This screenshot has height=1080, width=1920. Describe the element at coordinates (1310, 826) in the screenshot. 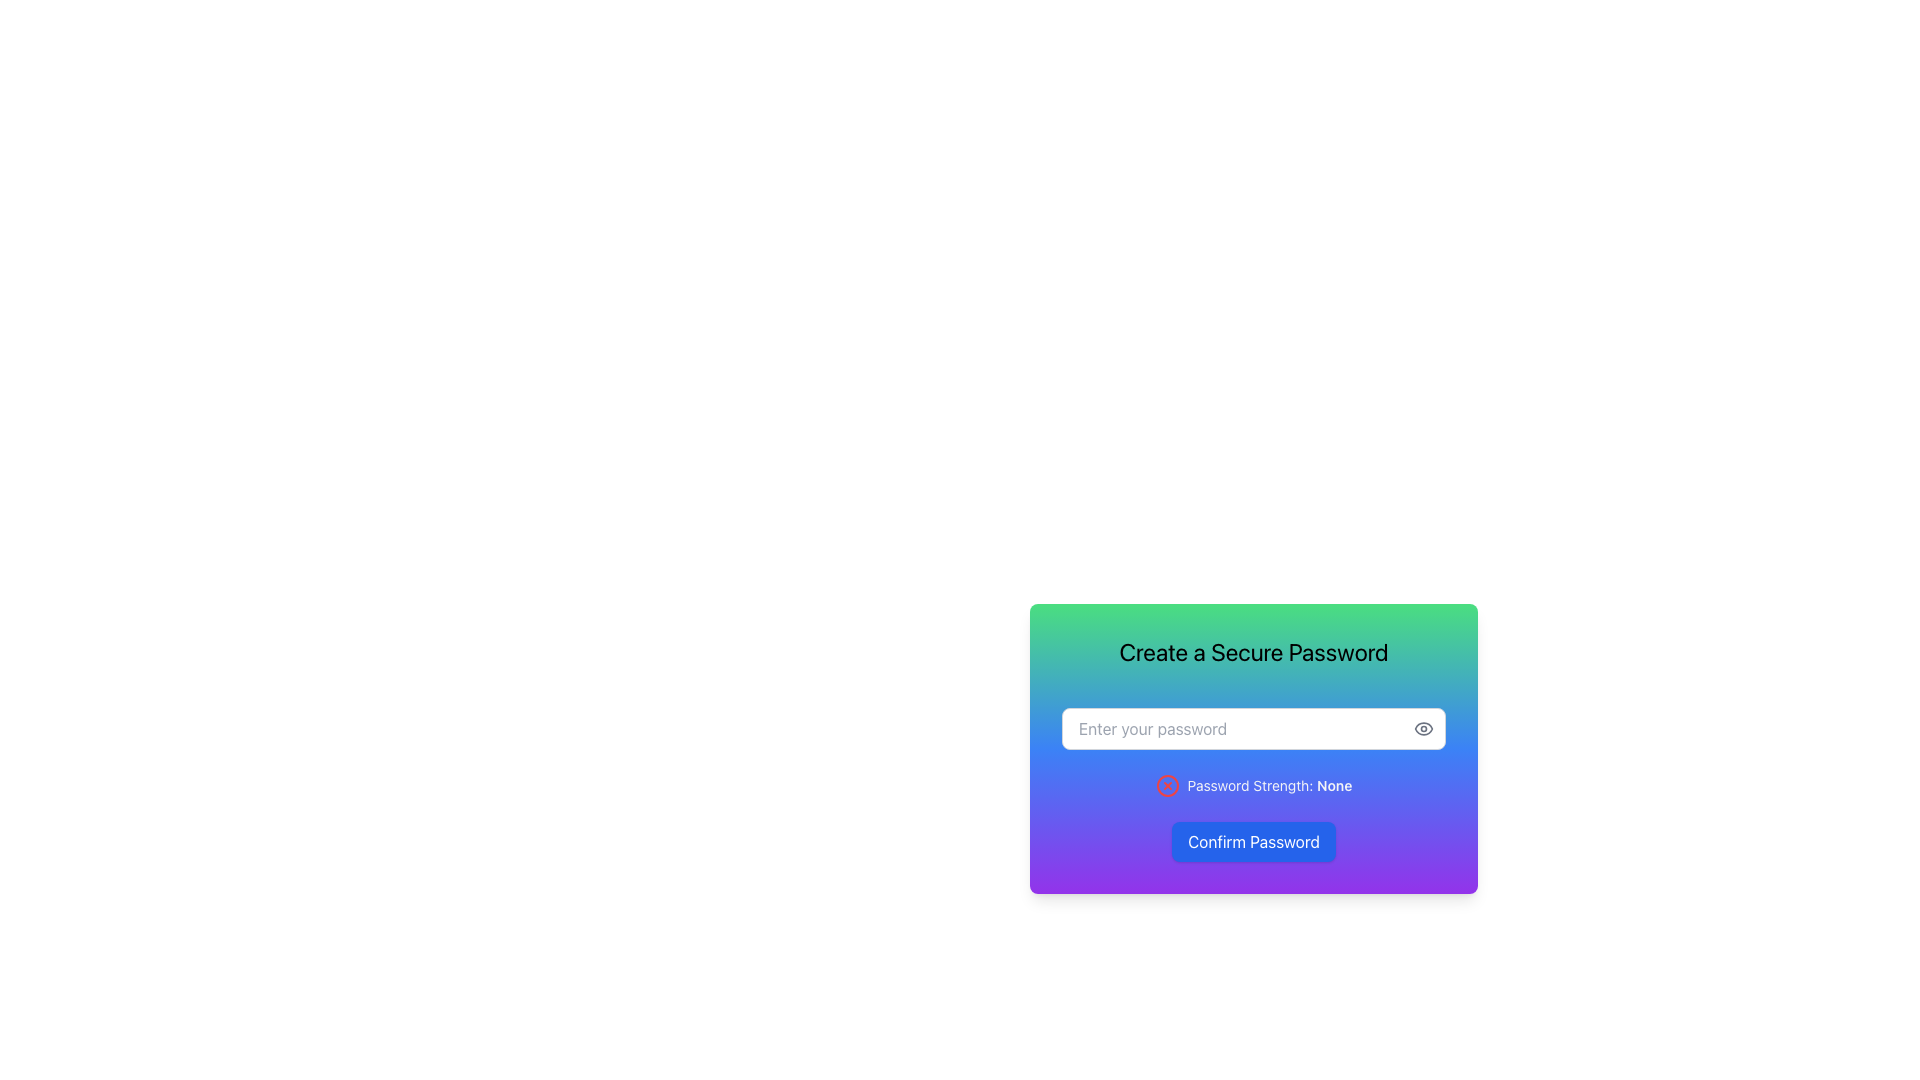

I see `the 'Confirm Password' button, which is a blue button located at the bottom center of the dialog box` at that location.